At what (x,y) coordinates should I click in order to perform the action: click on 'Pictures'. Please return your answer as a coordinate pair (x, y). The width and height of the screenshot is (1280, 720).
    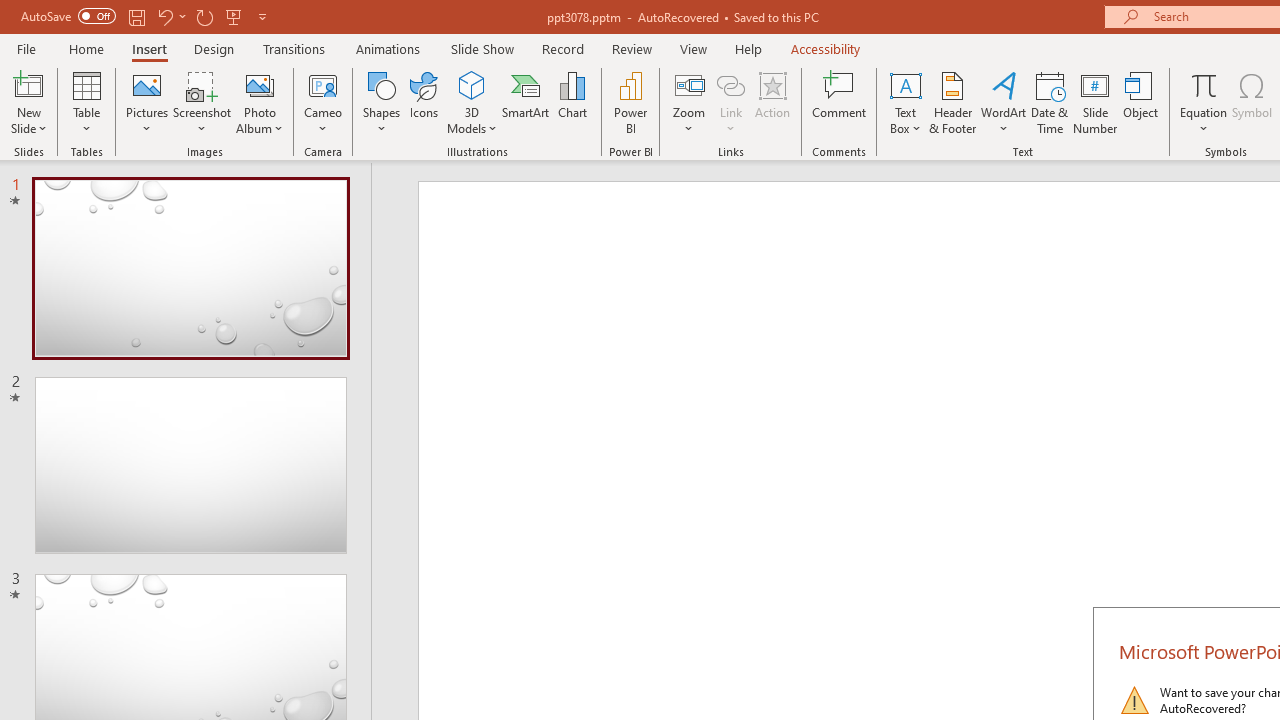
    Looking at the image, I should click on (146, 103).